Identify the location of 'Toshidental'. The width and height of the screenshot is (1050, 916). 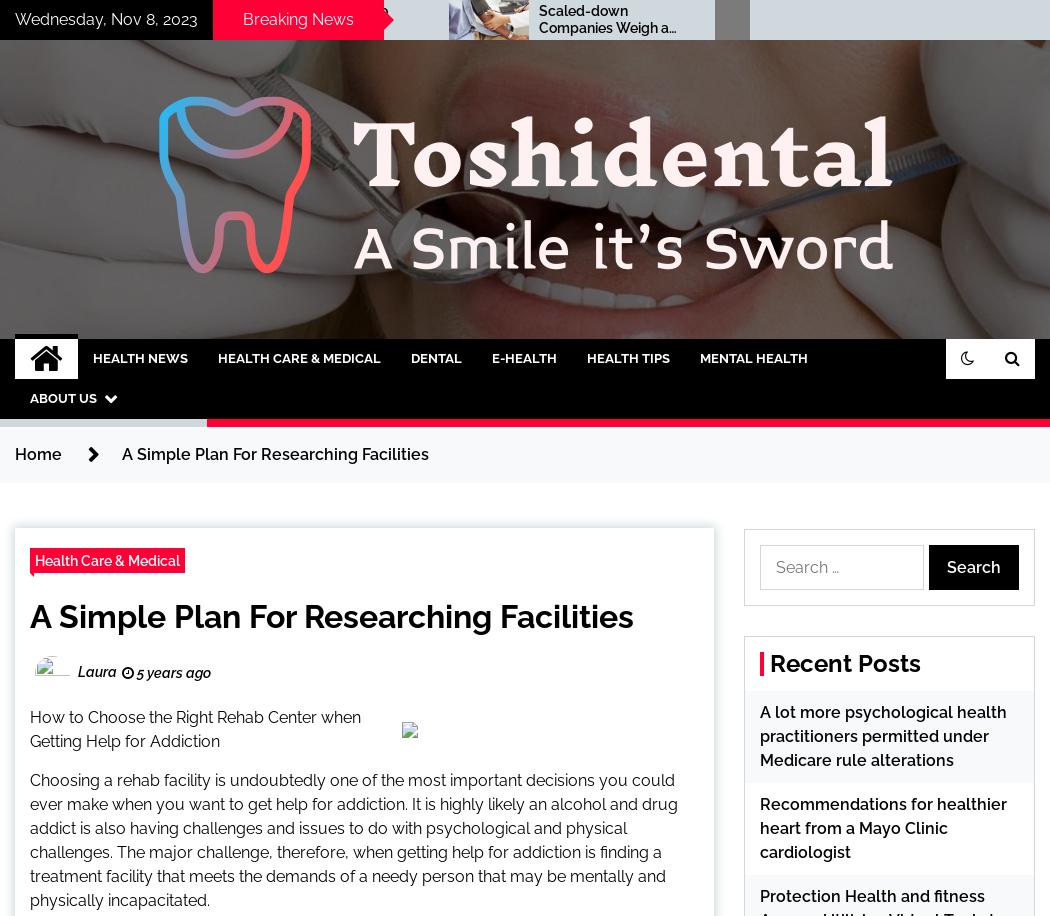
(141, 347).